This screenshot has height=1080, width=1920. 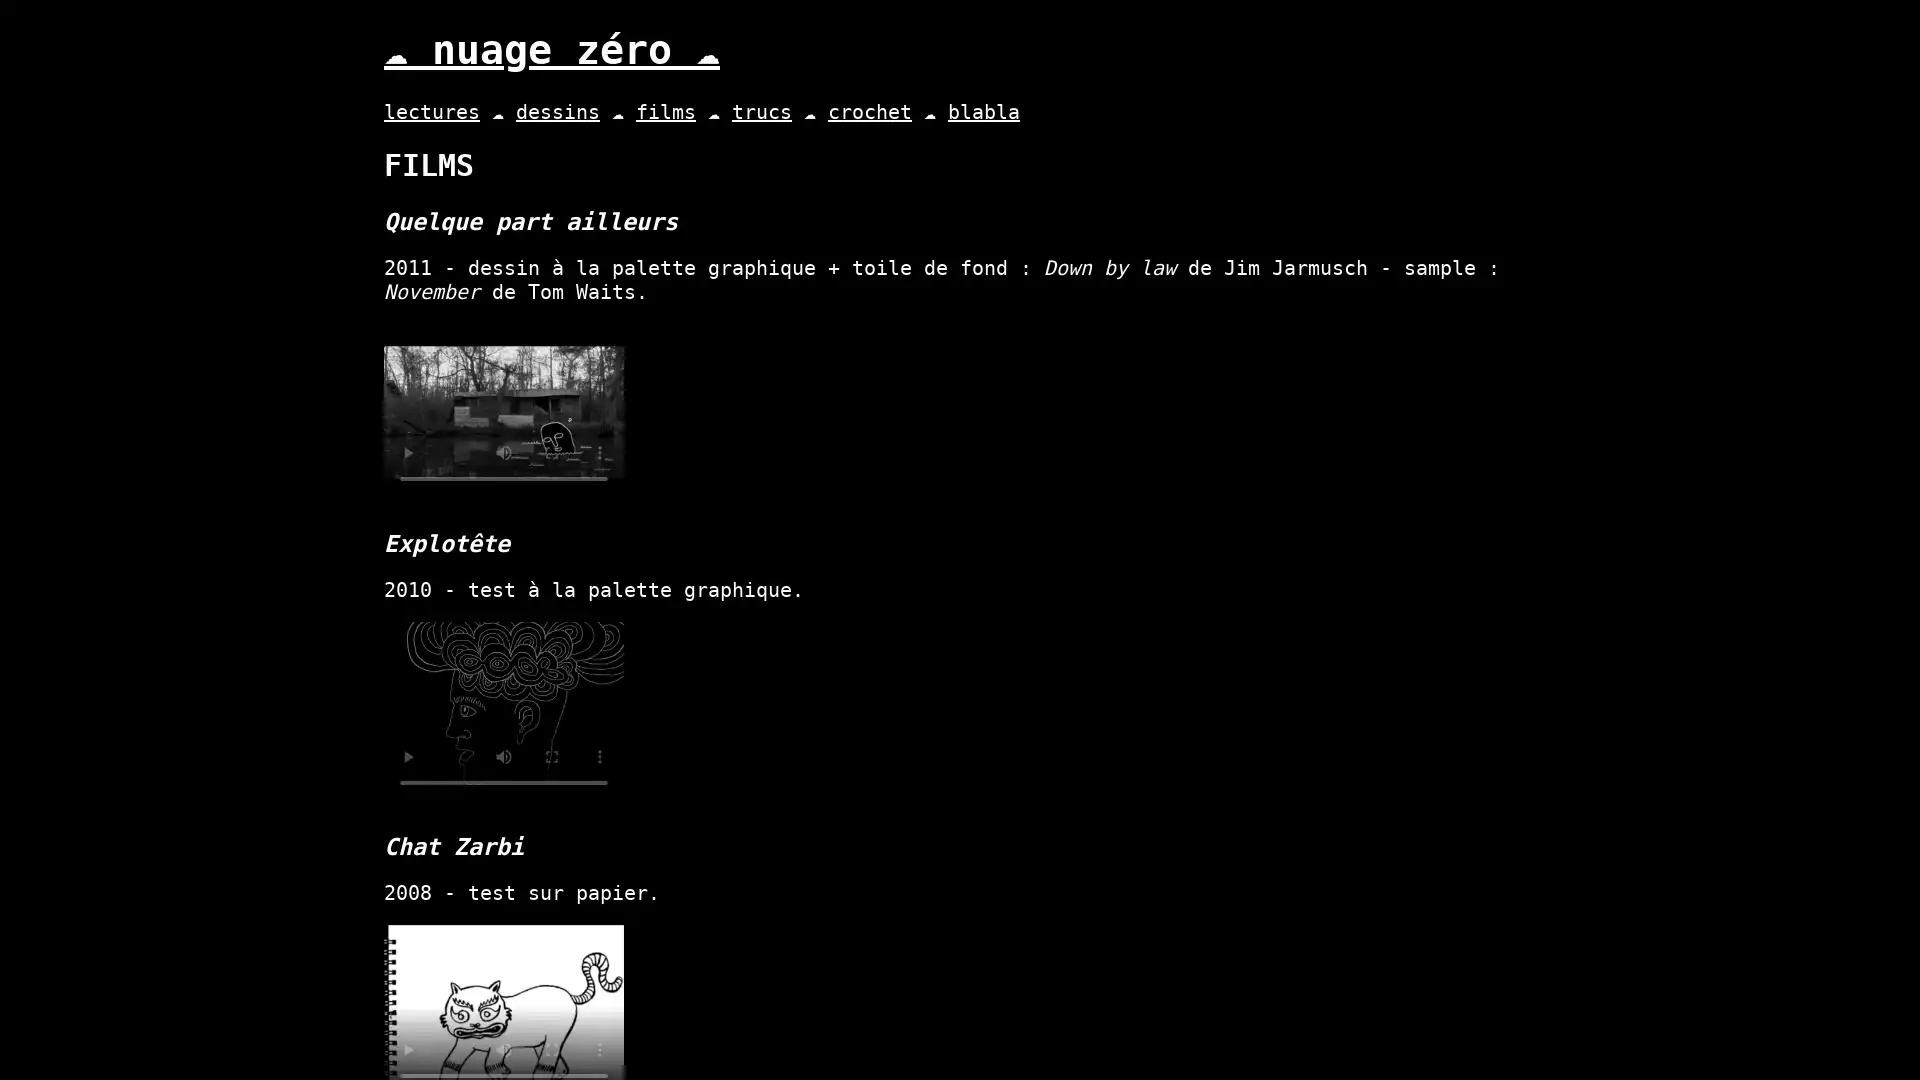 What do you see at coordinates (552, 756) in the screenshot?
I see `enter full screen` at bounding box center [552, 756].